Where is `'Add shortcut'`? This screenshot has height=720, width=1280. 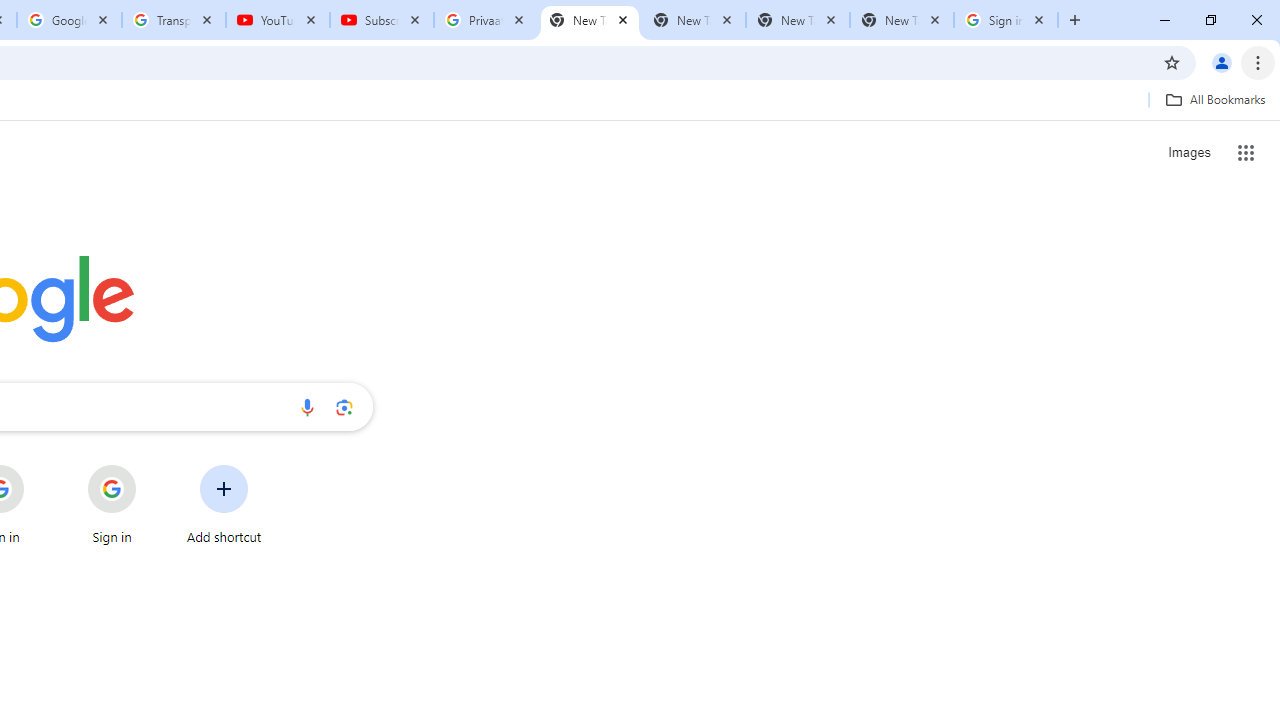 'Add shortcut' is located at coordinates (224, 504).